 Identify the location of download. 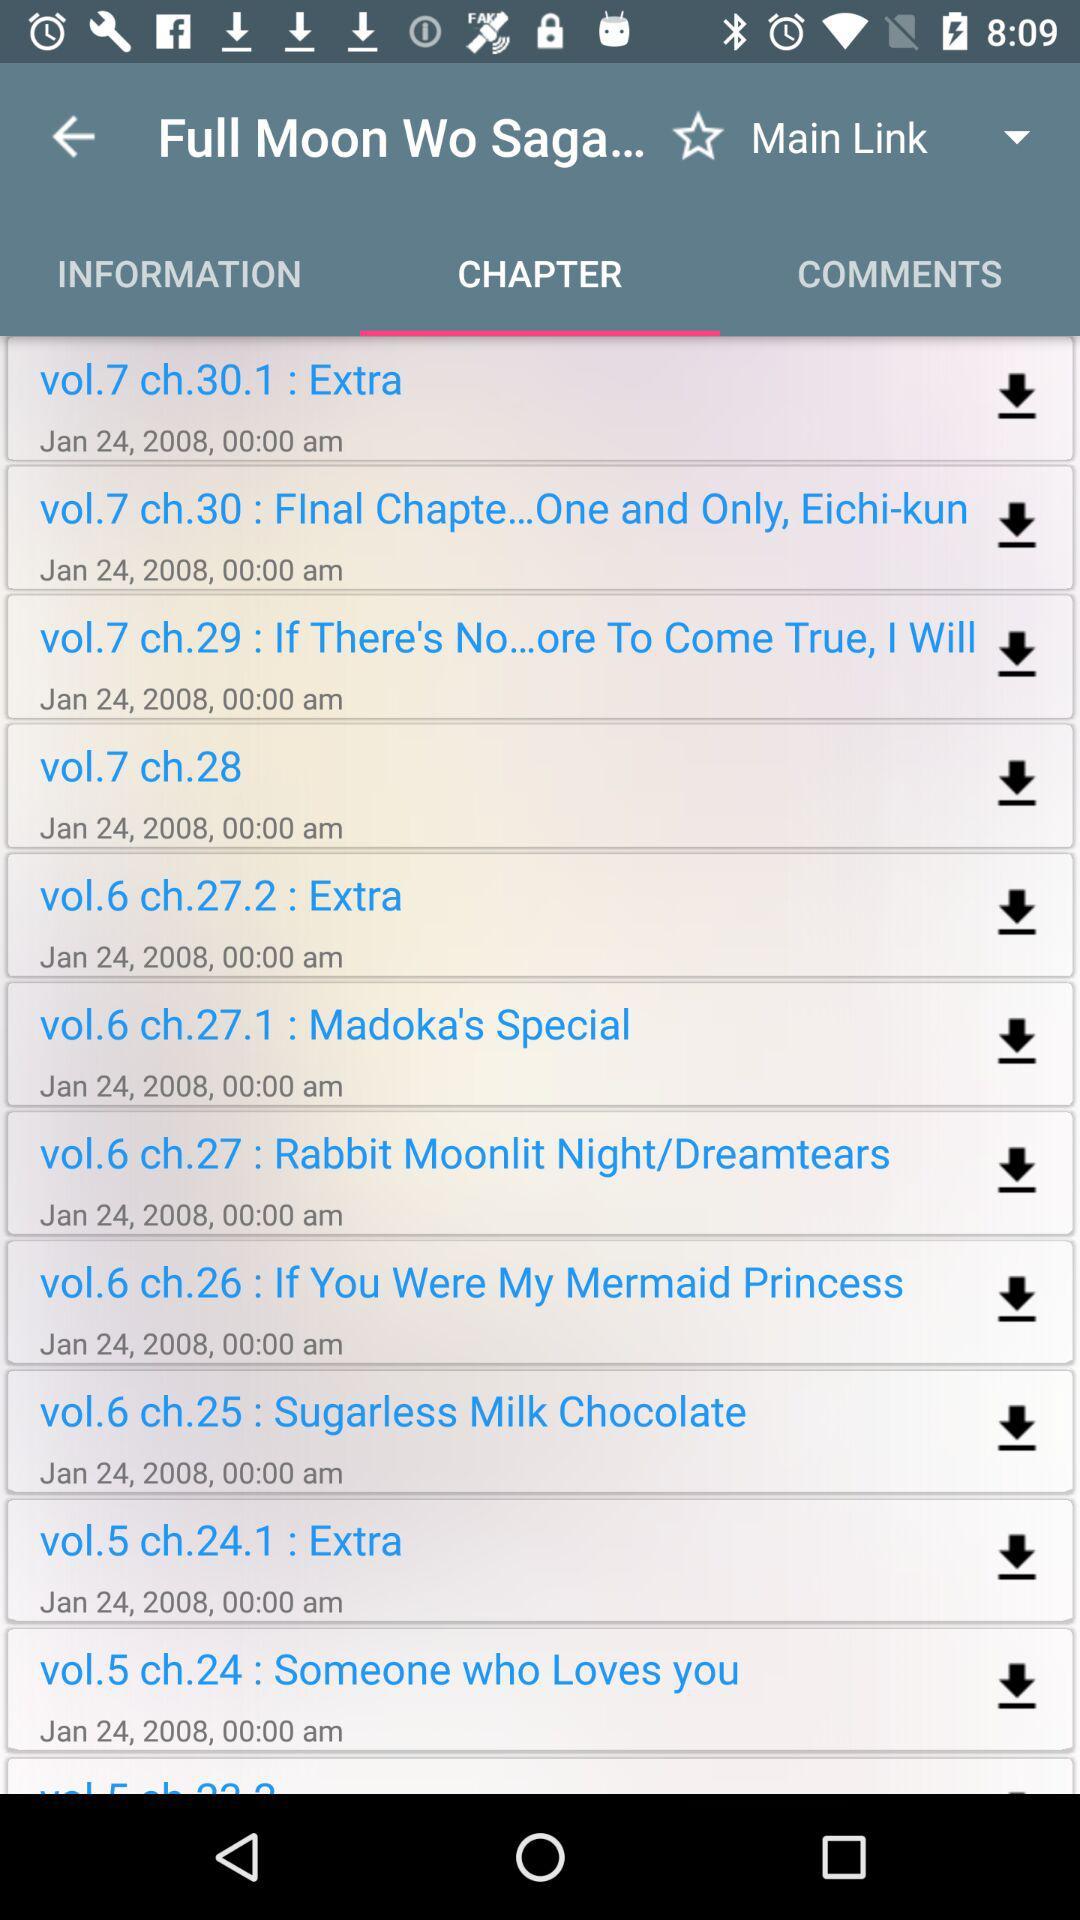
(1017, 912).